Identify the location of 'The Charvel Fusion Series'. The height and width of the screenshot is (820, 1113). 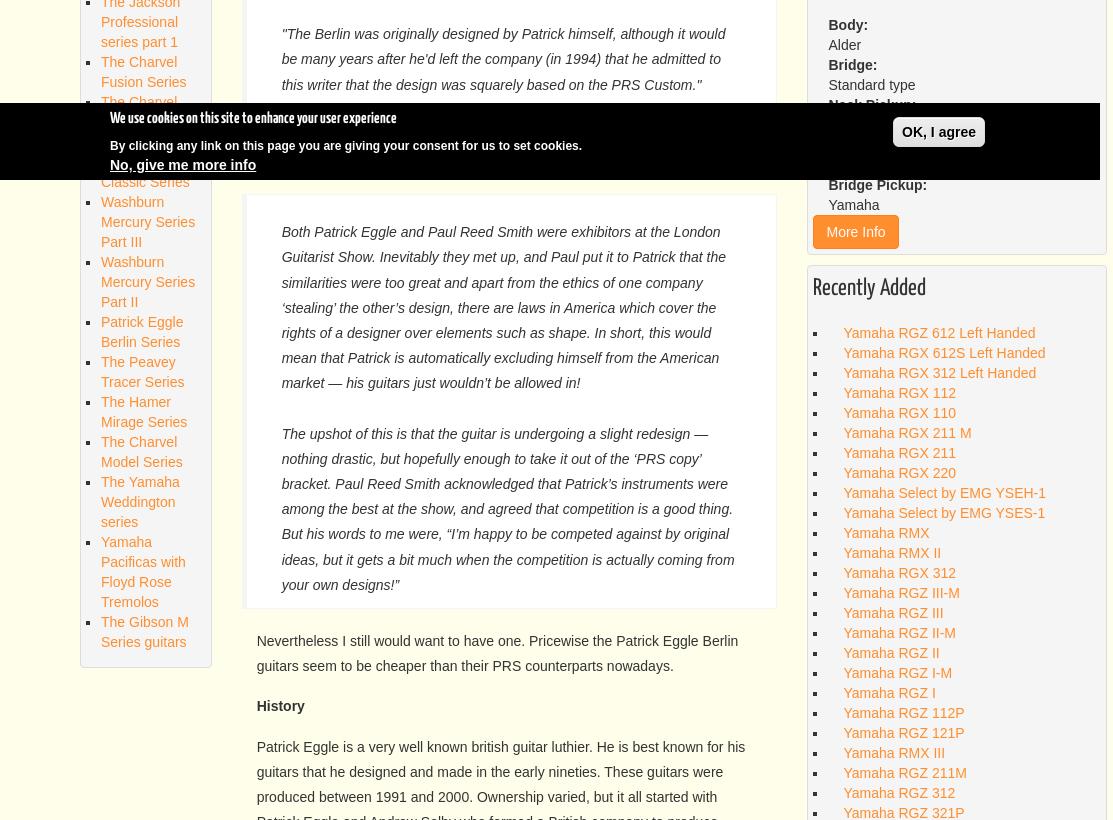
(142, 71).